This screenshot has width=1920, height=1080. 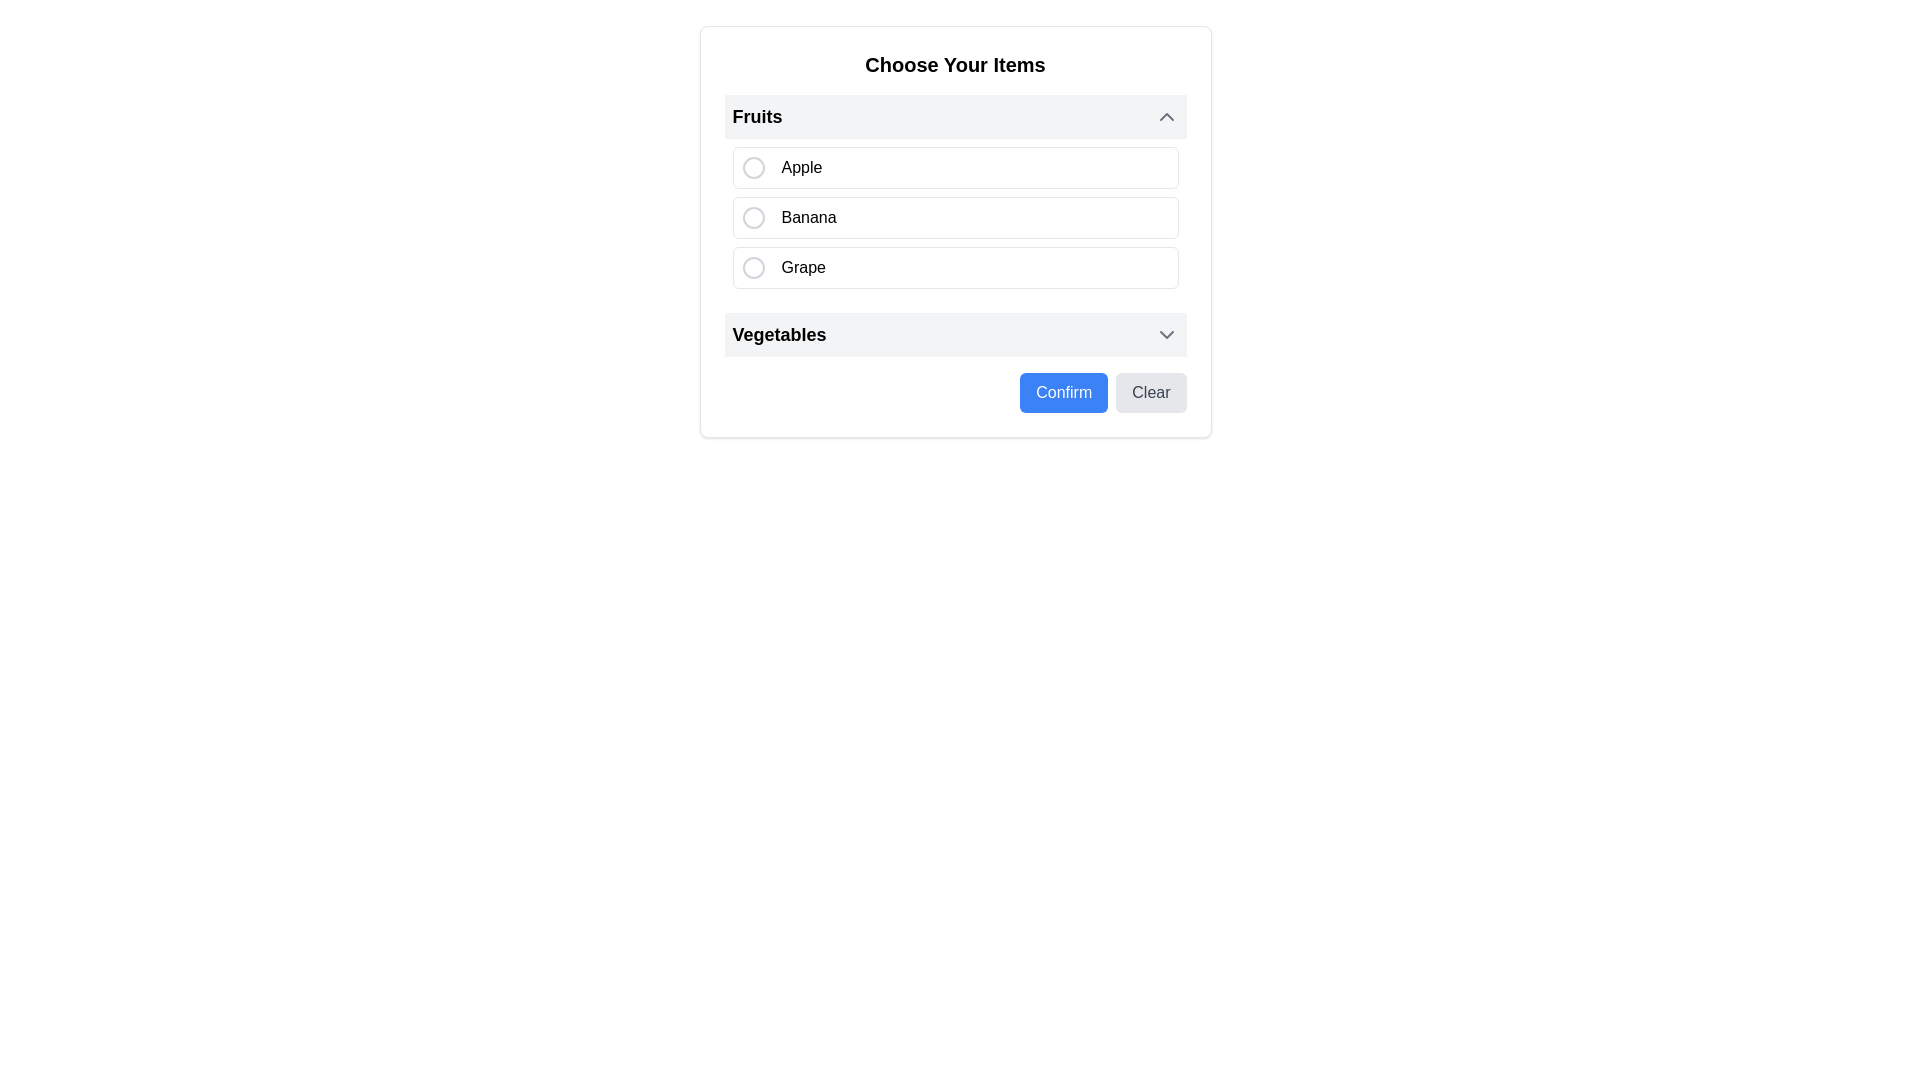 I want to click on the chevron-down icon located immediately to the right of the 'Vegetables' text, so click(x=1166, y=334).